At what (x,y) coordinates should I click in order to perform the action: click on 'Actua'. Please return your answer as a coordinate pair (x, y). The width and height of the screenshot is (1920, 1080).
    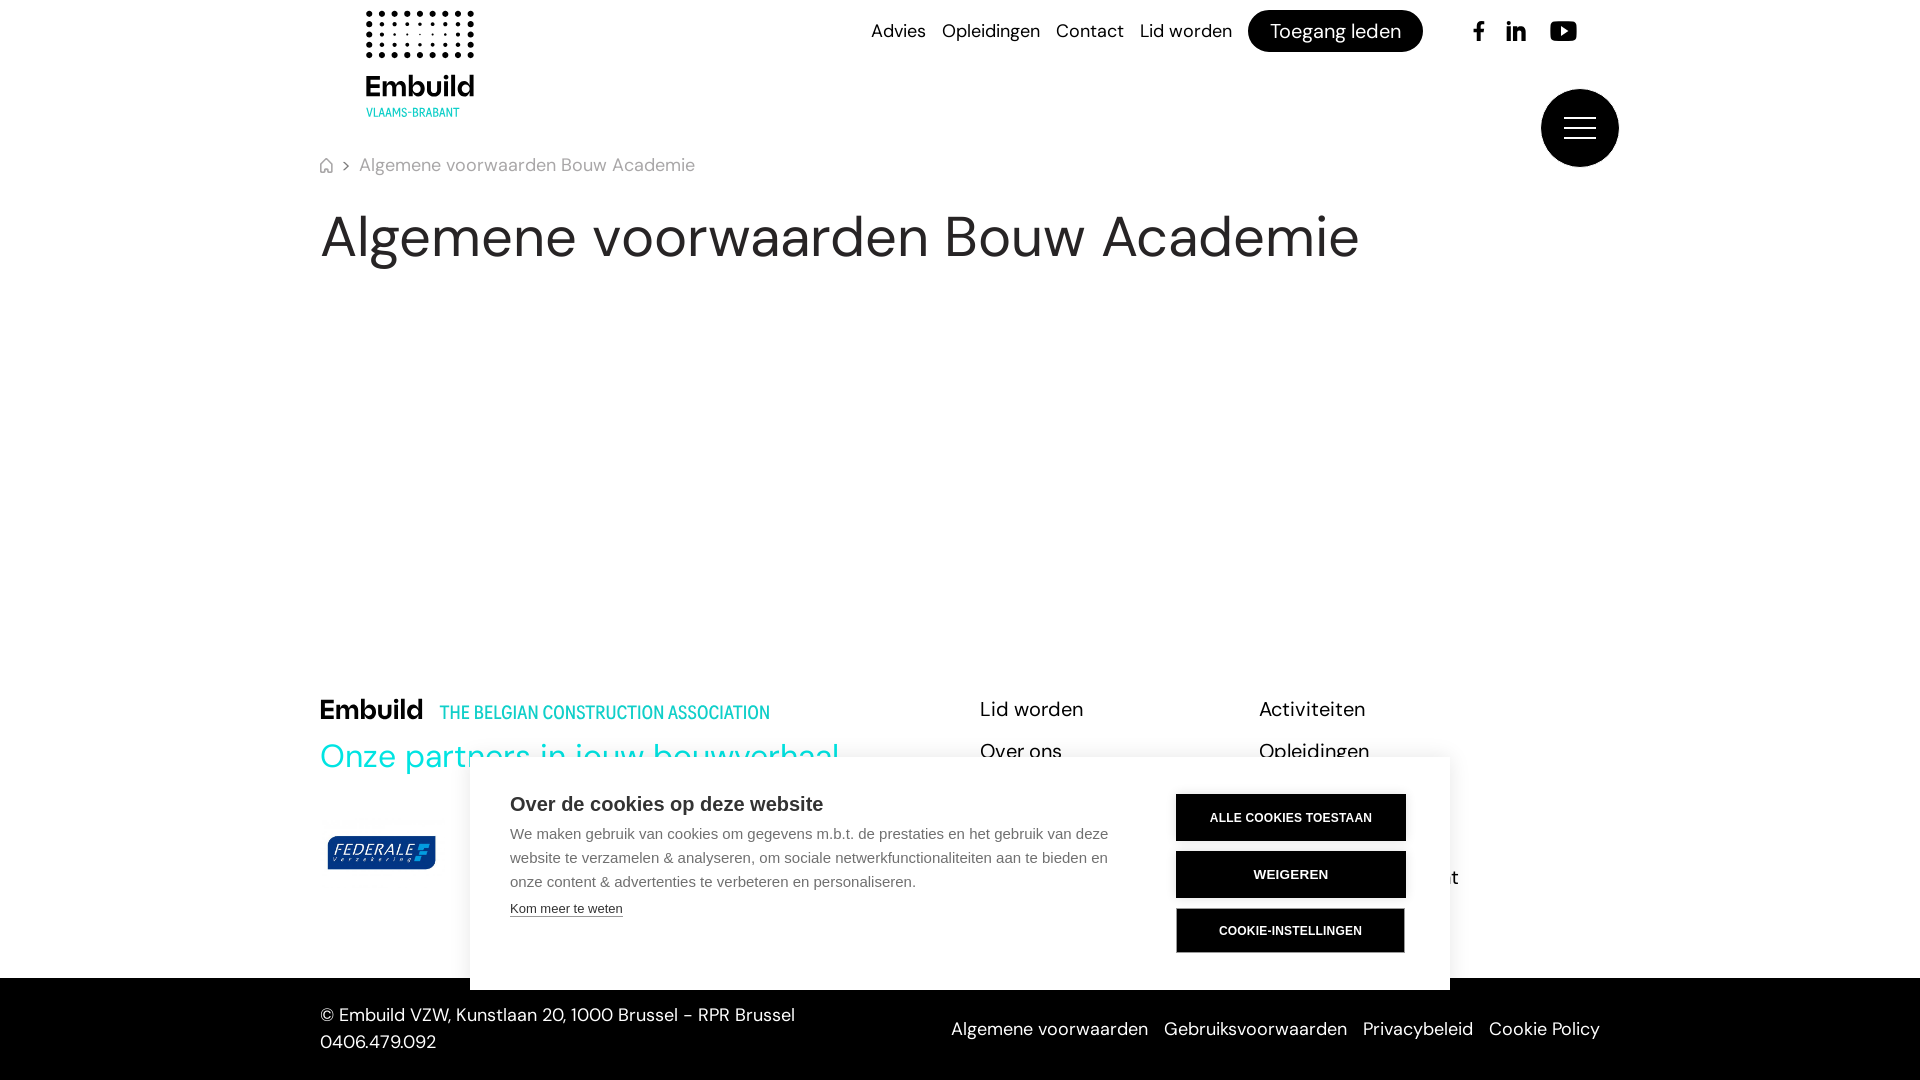
    Looking at the image, I should click on (1285, 792).